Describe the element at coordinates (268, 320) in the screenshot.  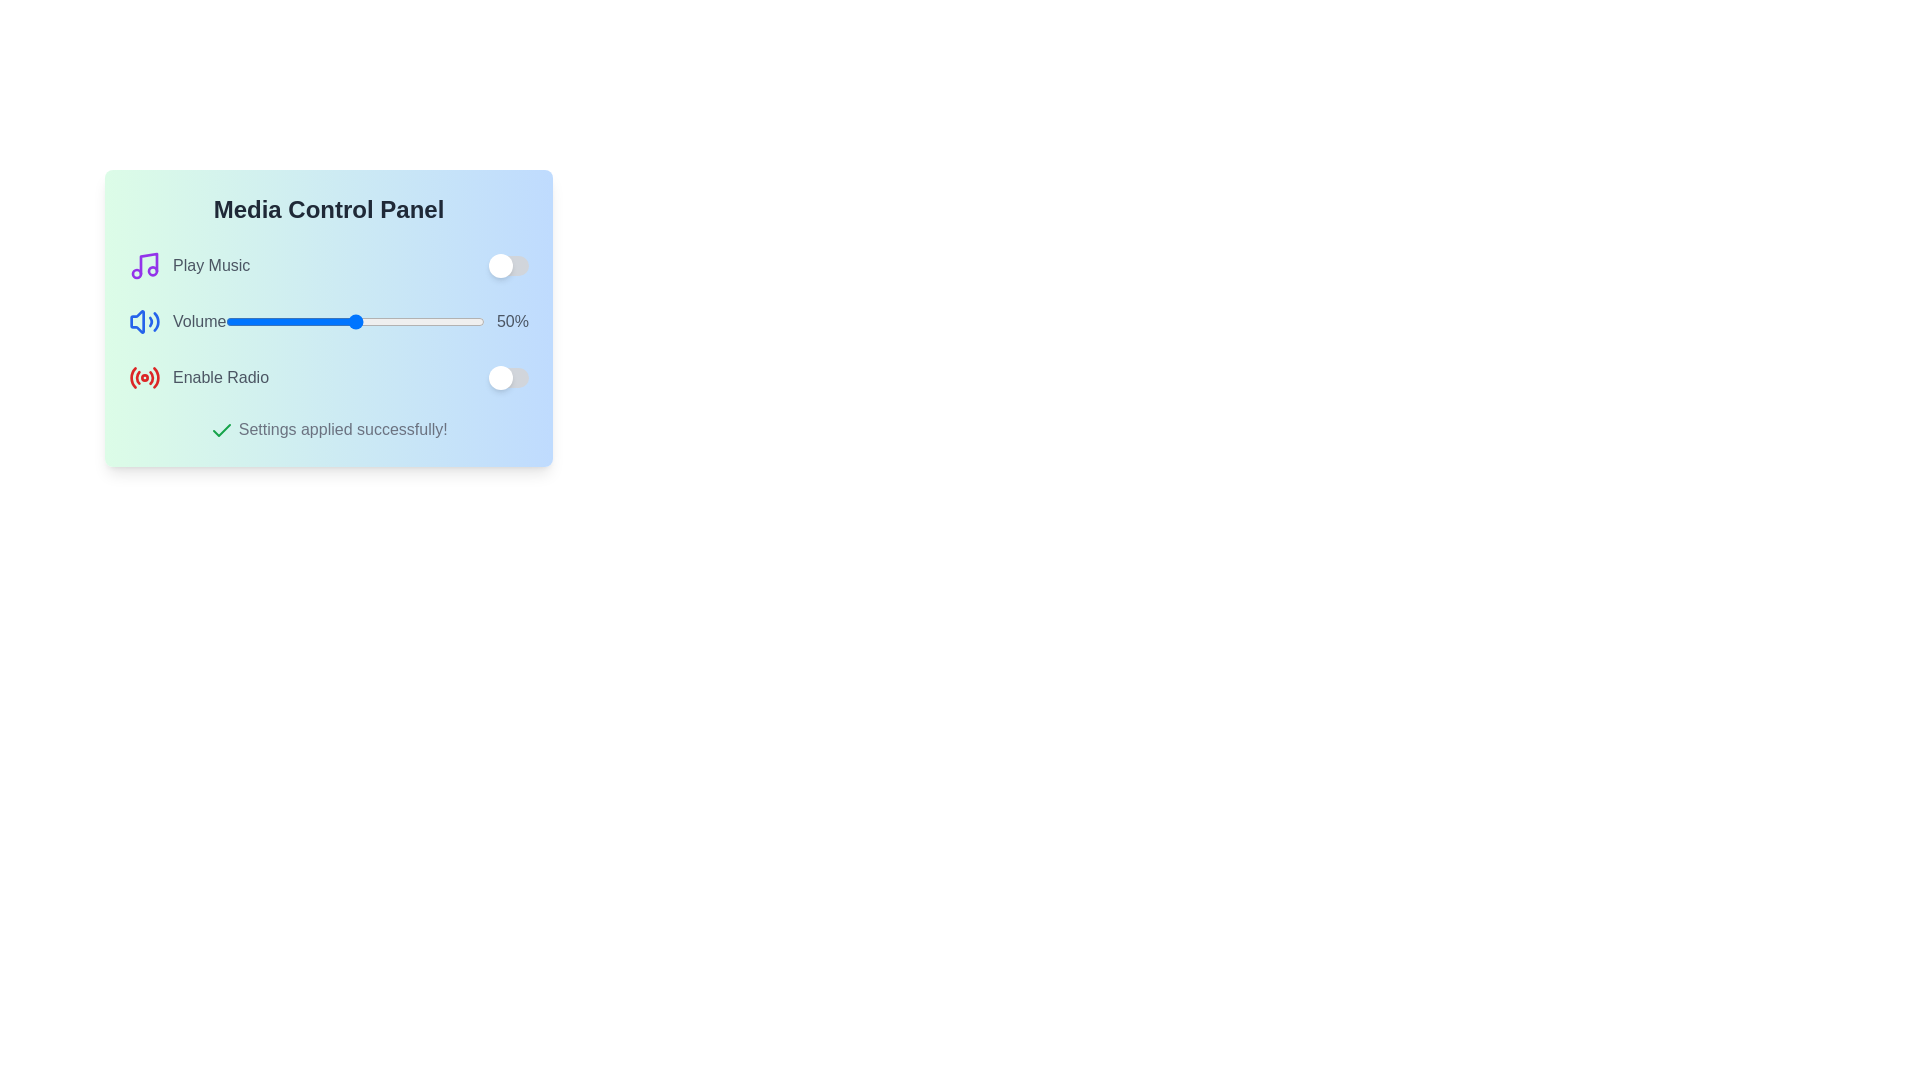
I see `the slider` at that location.